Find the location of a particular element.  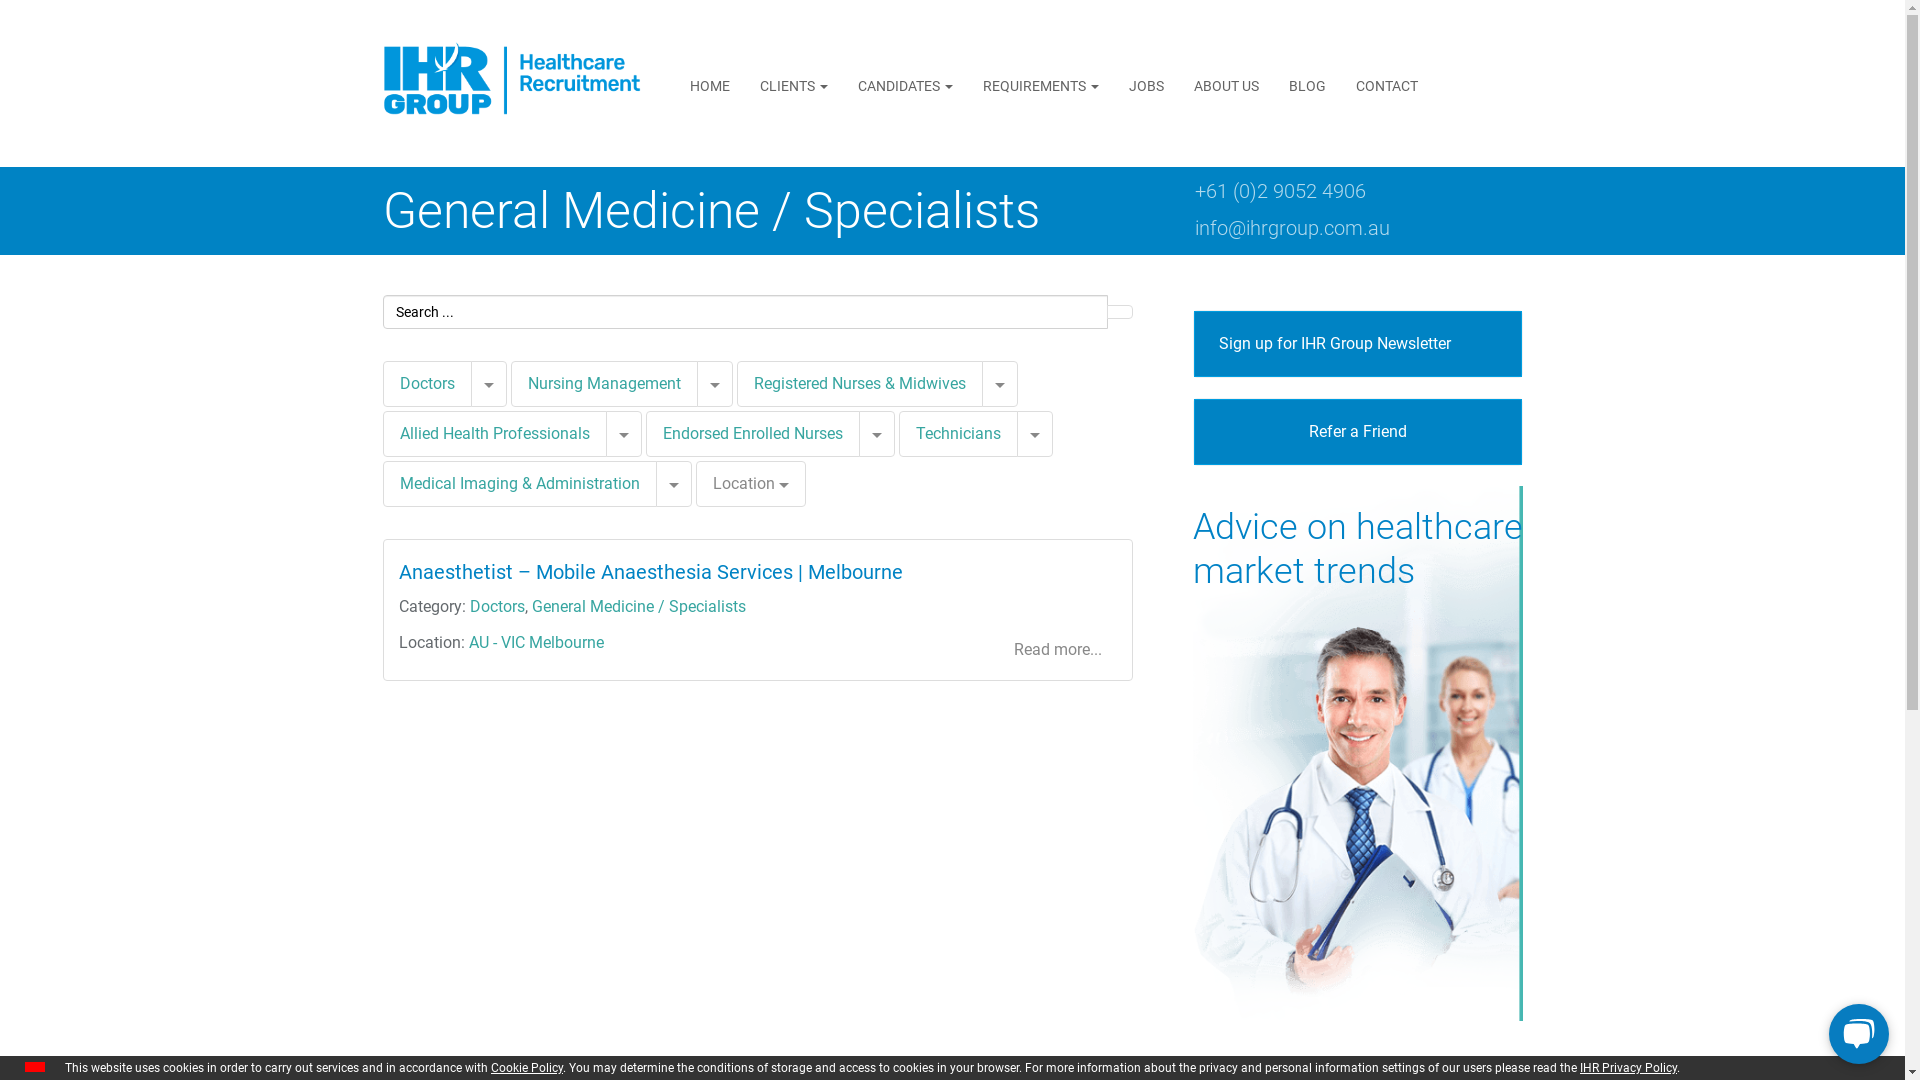

'info@ihrgroup.com.au' is located at coordinates (1291, 226).